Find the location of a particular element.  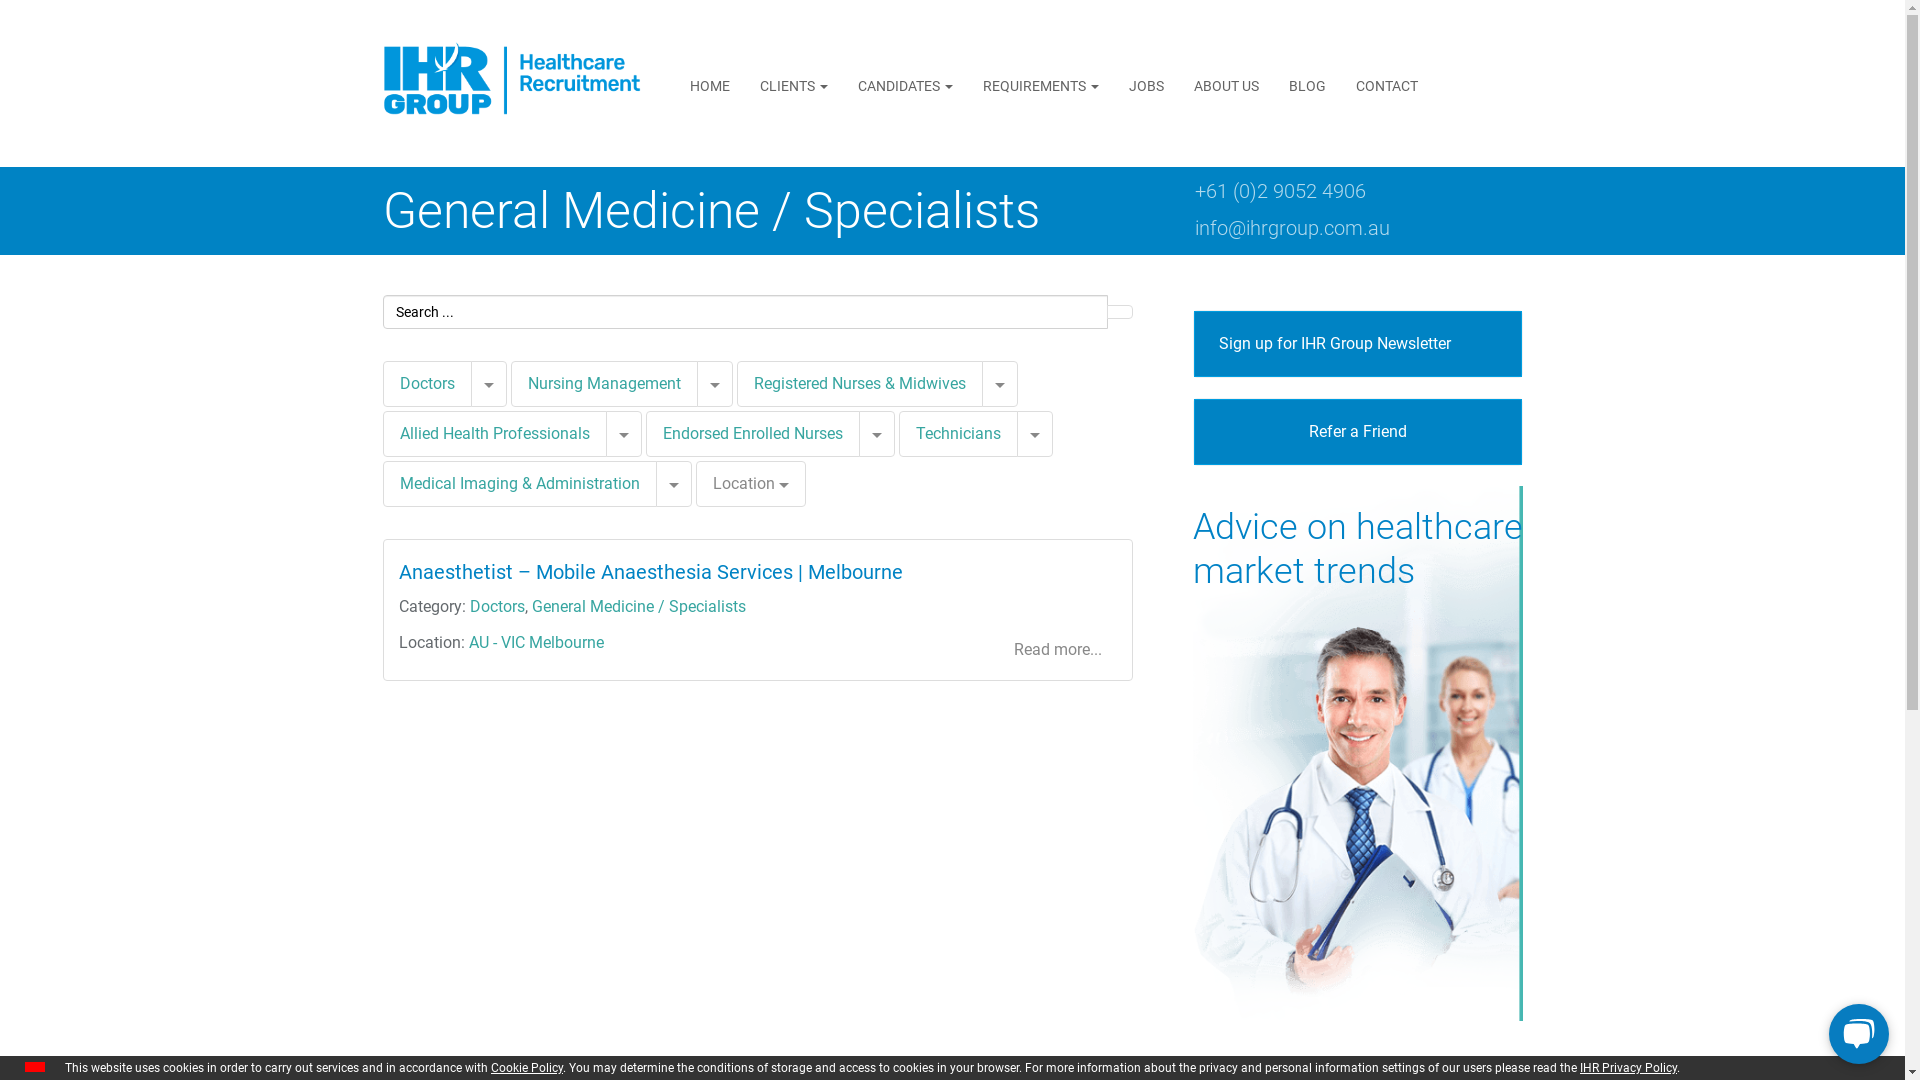

'info@ihrgroup.com.au' is located at coordinates (1291, 226).